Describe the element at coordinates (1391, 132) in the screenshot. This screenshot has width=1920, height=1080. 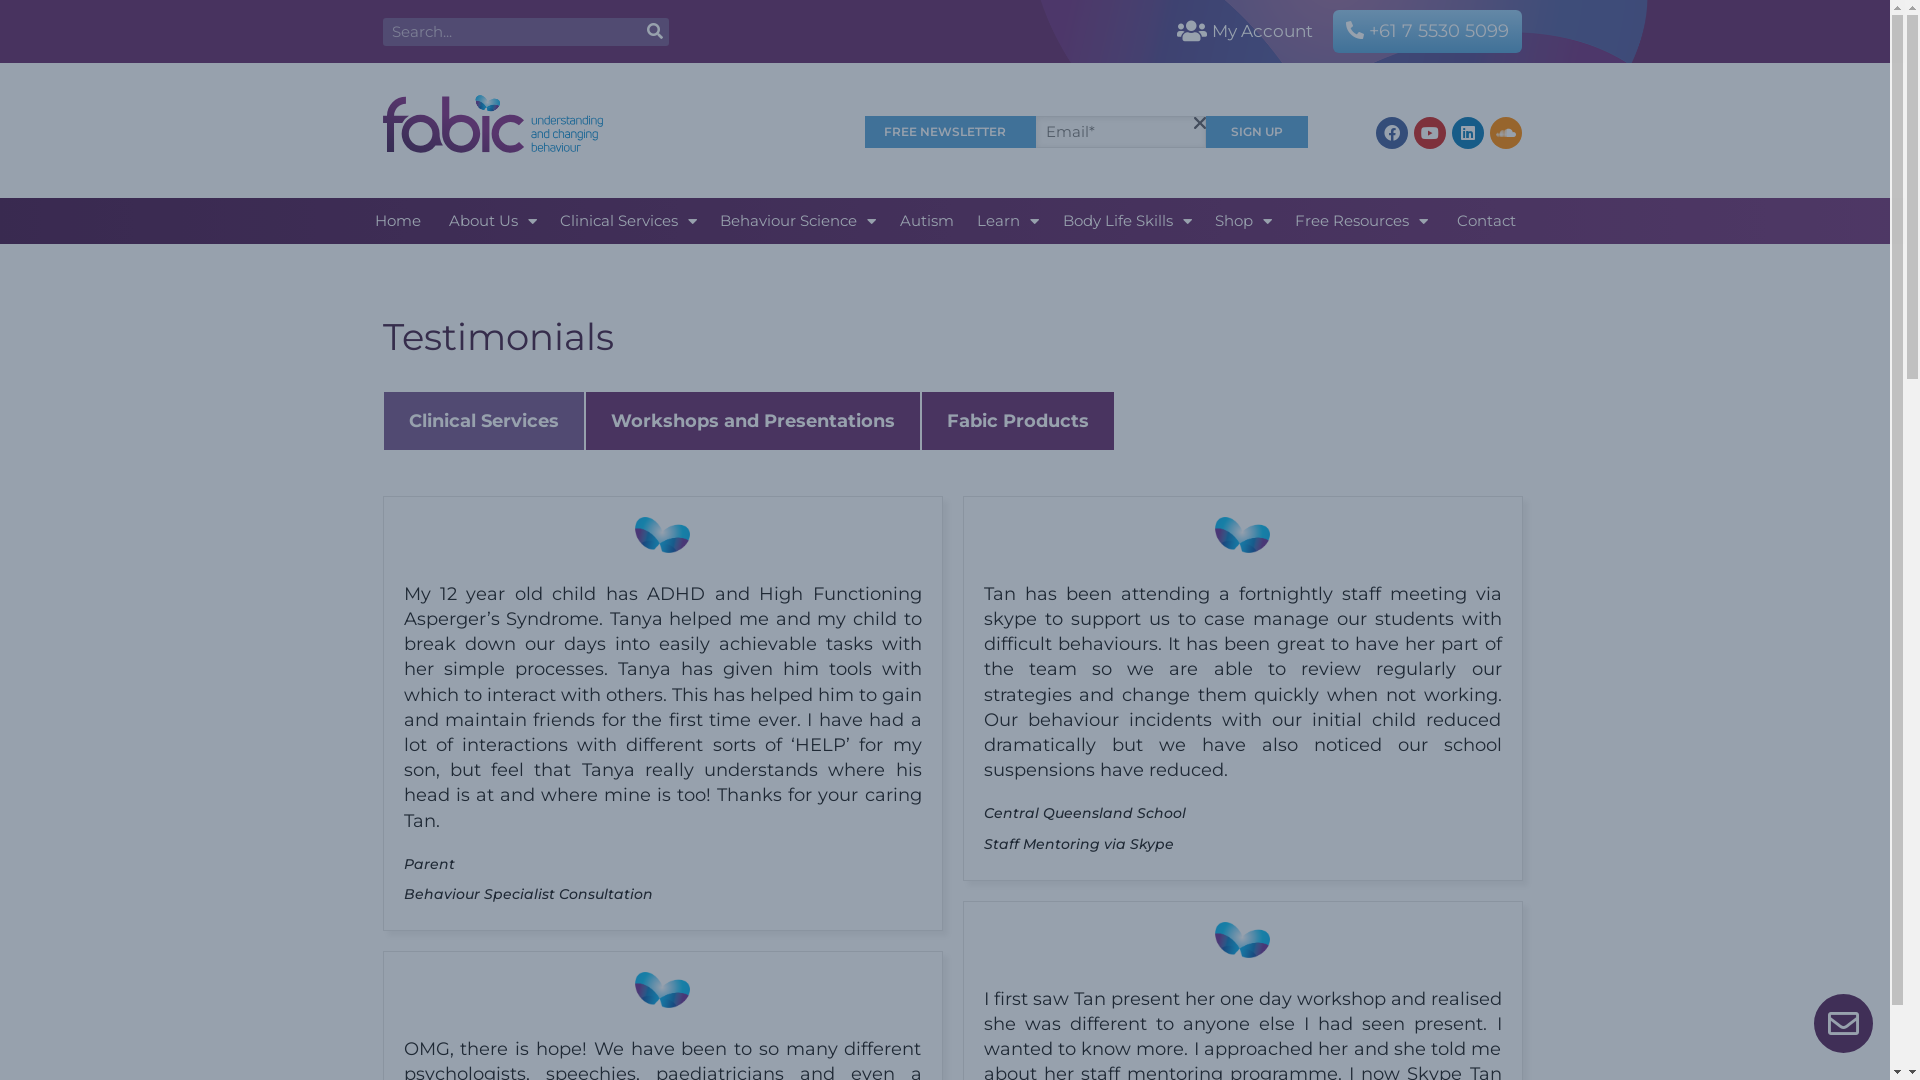
I see `'Facebook'` at that location.